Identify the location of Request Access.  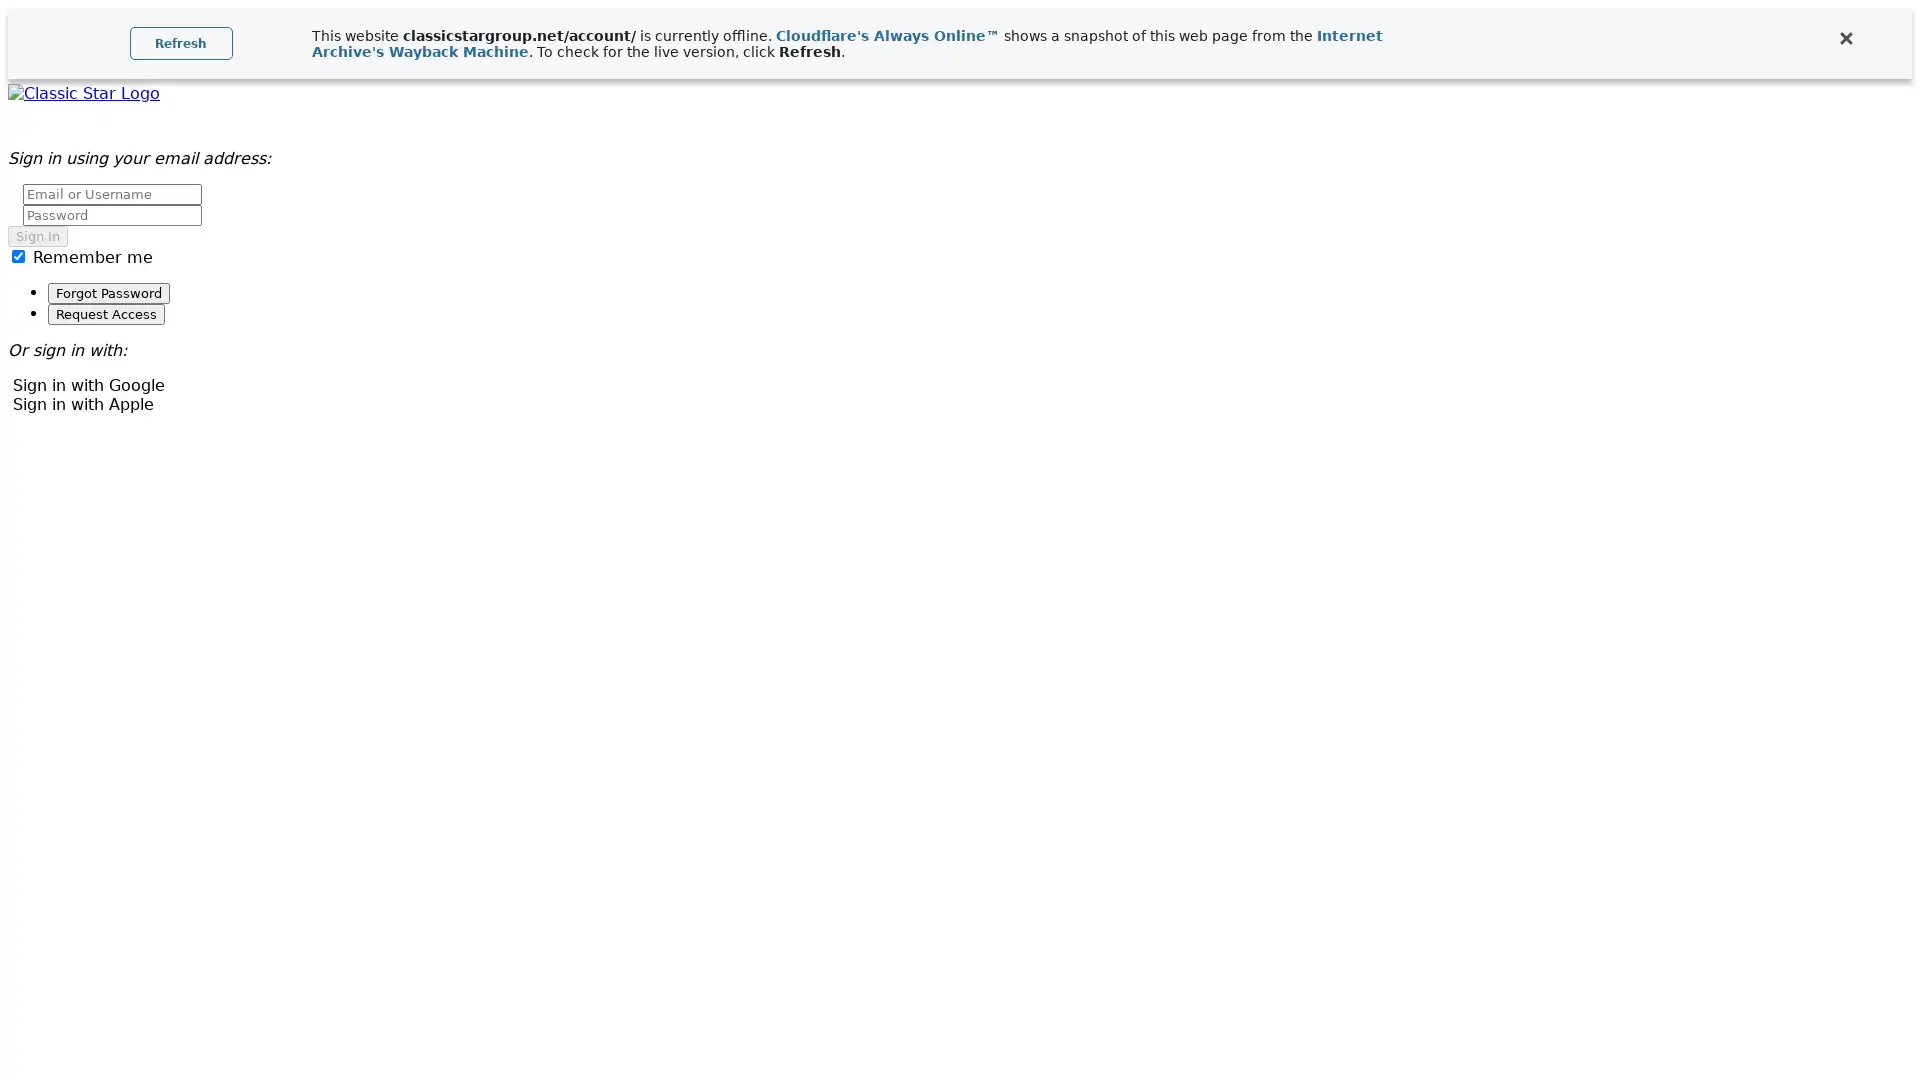
(105, 314).